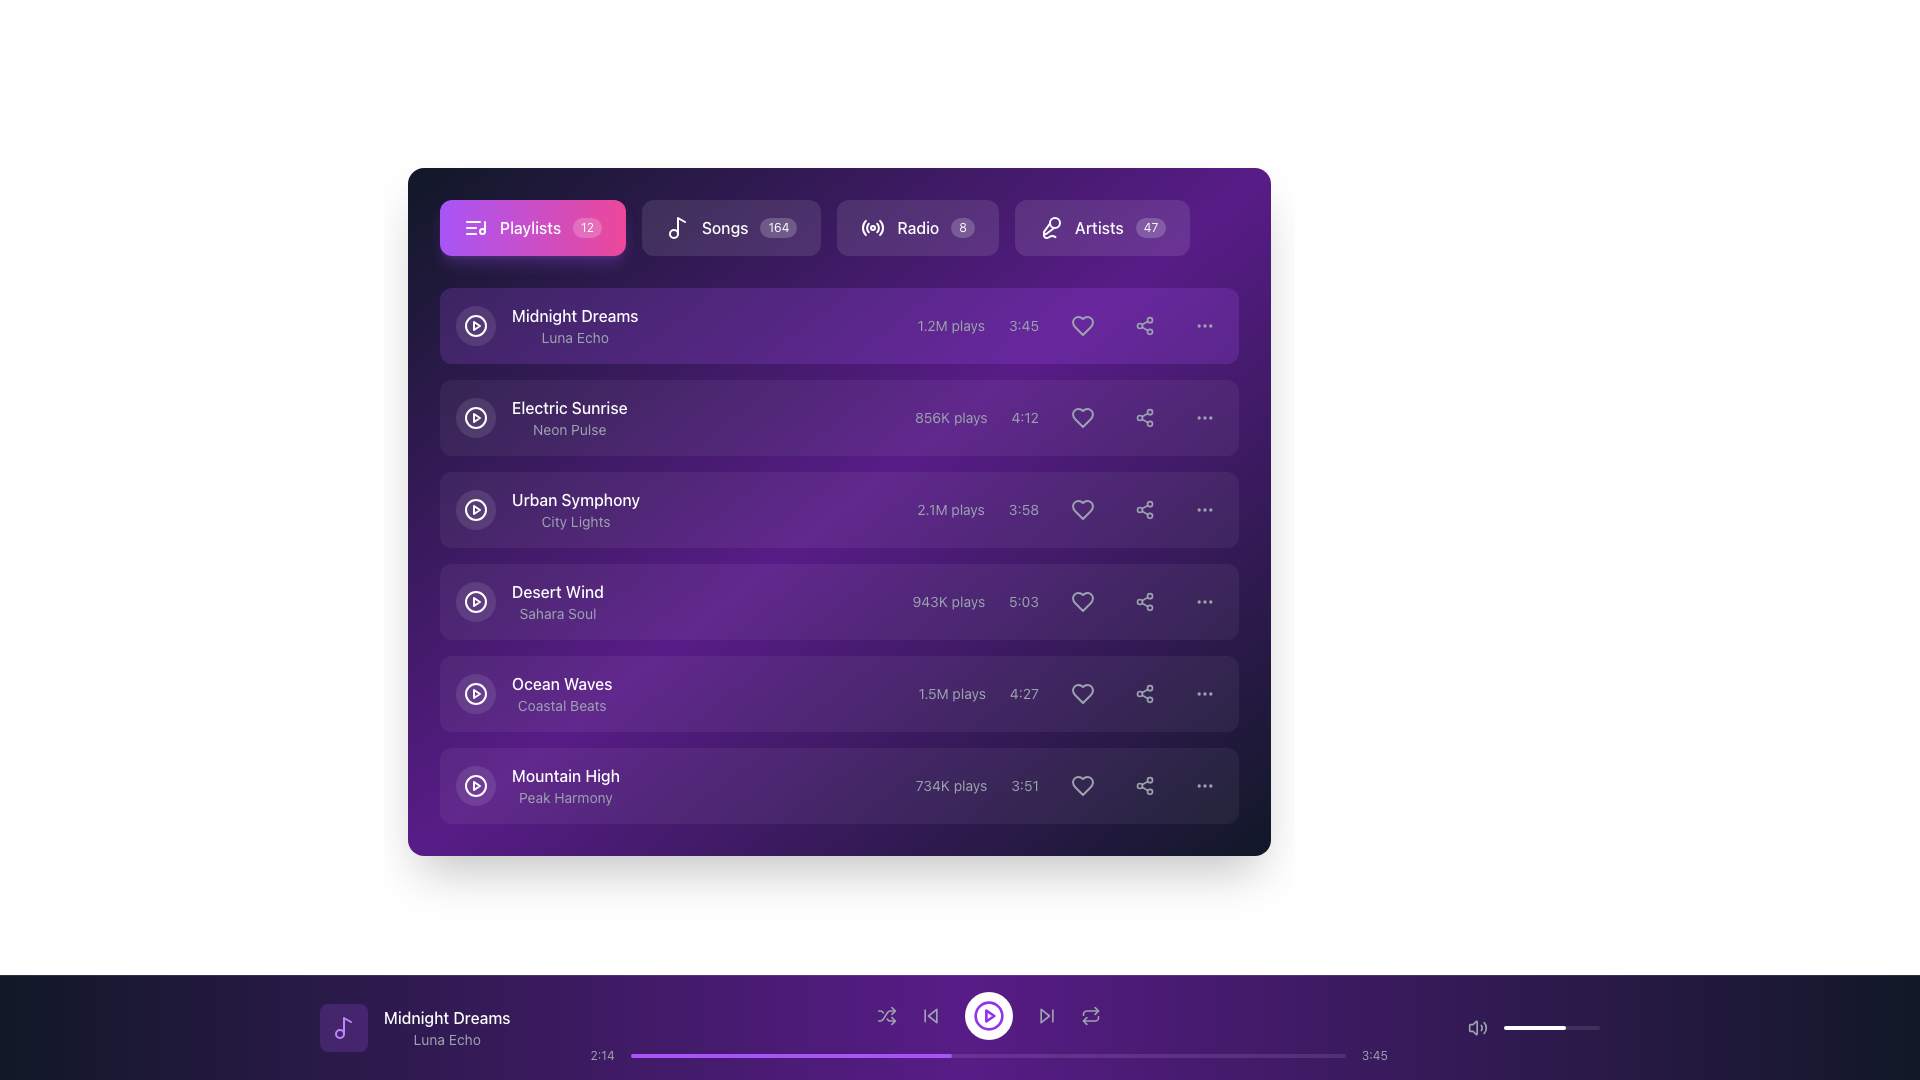 This screenshot has width=1920, height=1080. What do you see at coordinates (1203, 785) in the screenshot?
I see `the ellipsis icon located to the far right of the last row in the playlist section for keyboard navigation` at bounding box center [1203, 785].